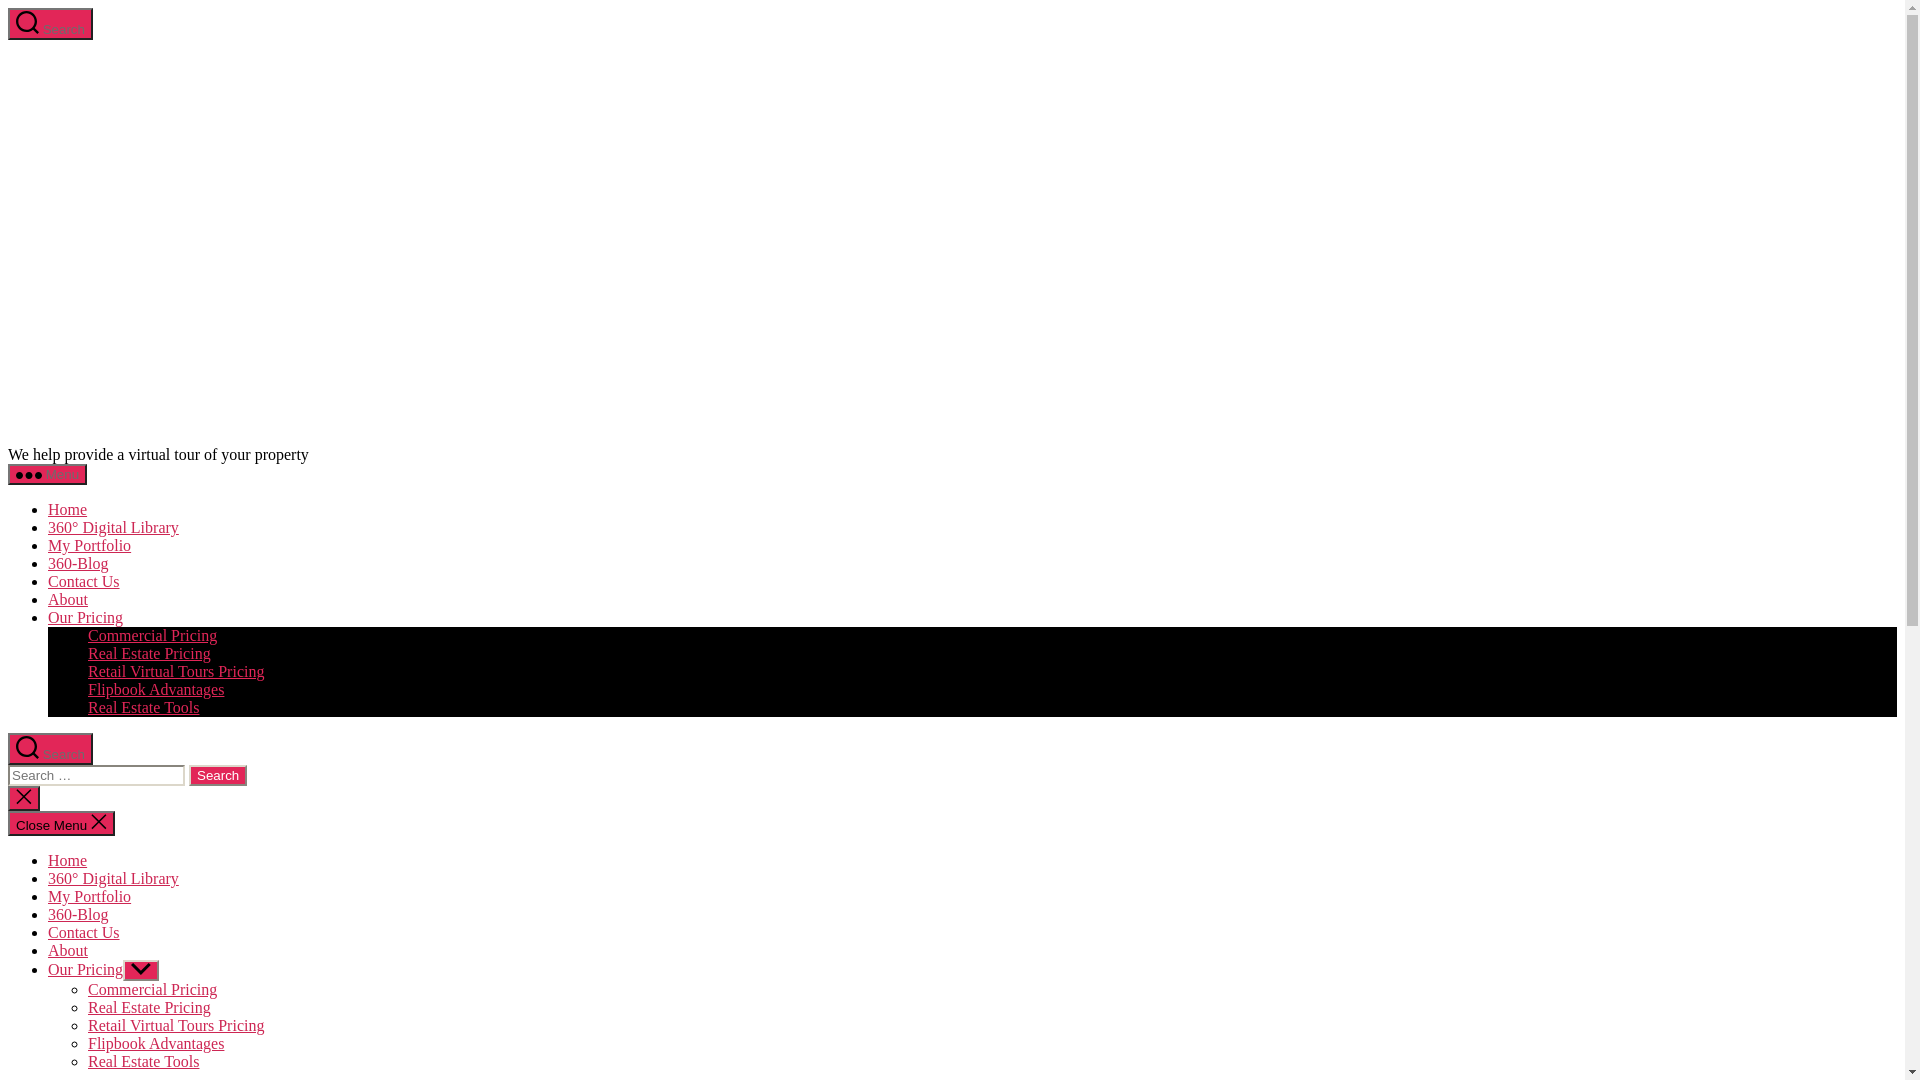 This screenshot has height=1080, width=1920. I want to click on 'Real Estate Tools', so click(142, 1060).